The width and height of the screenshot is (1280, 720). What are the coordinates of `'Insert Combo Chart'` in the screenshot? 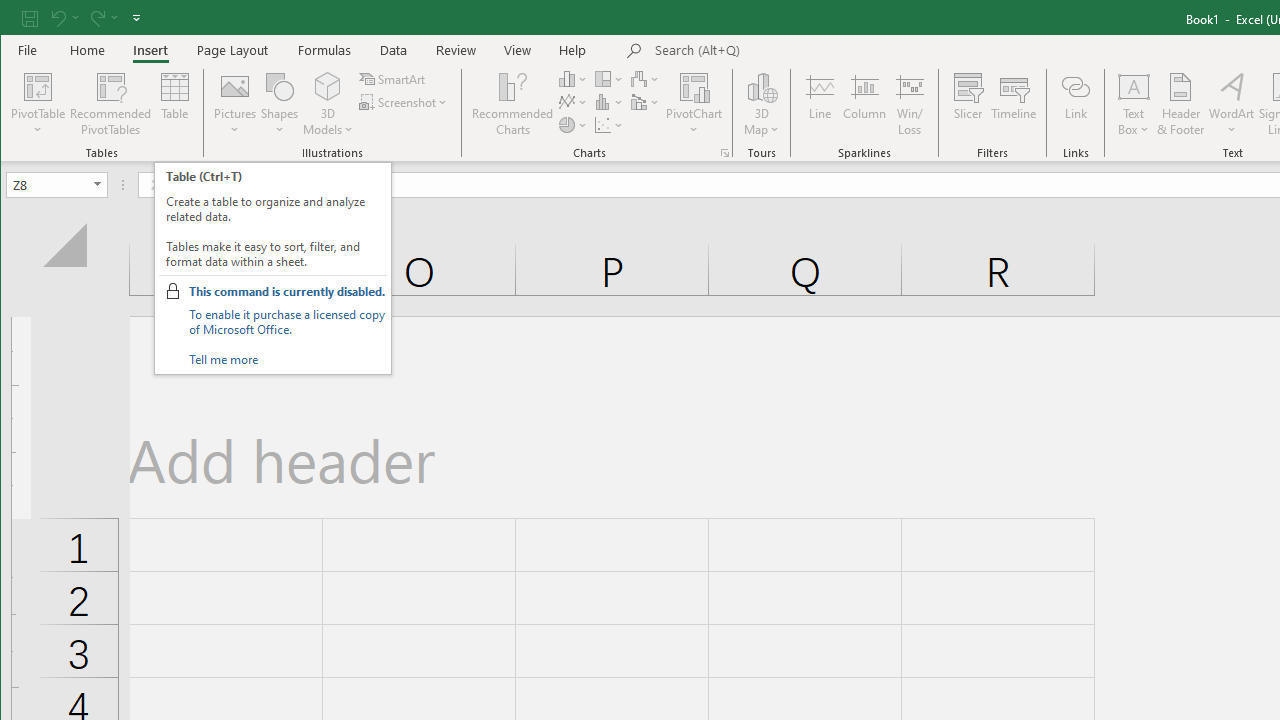 It's located at (646, 102).